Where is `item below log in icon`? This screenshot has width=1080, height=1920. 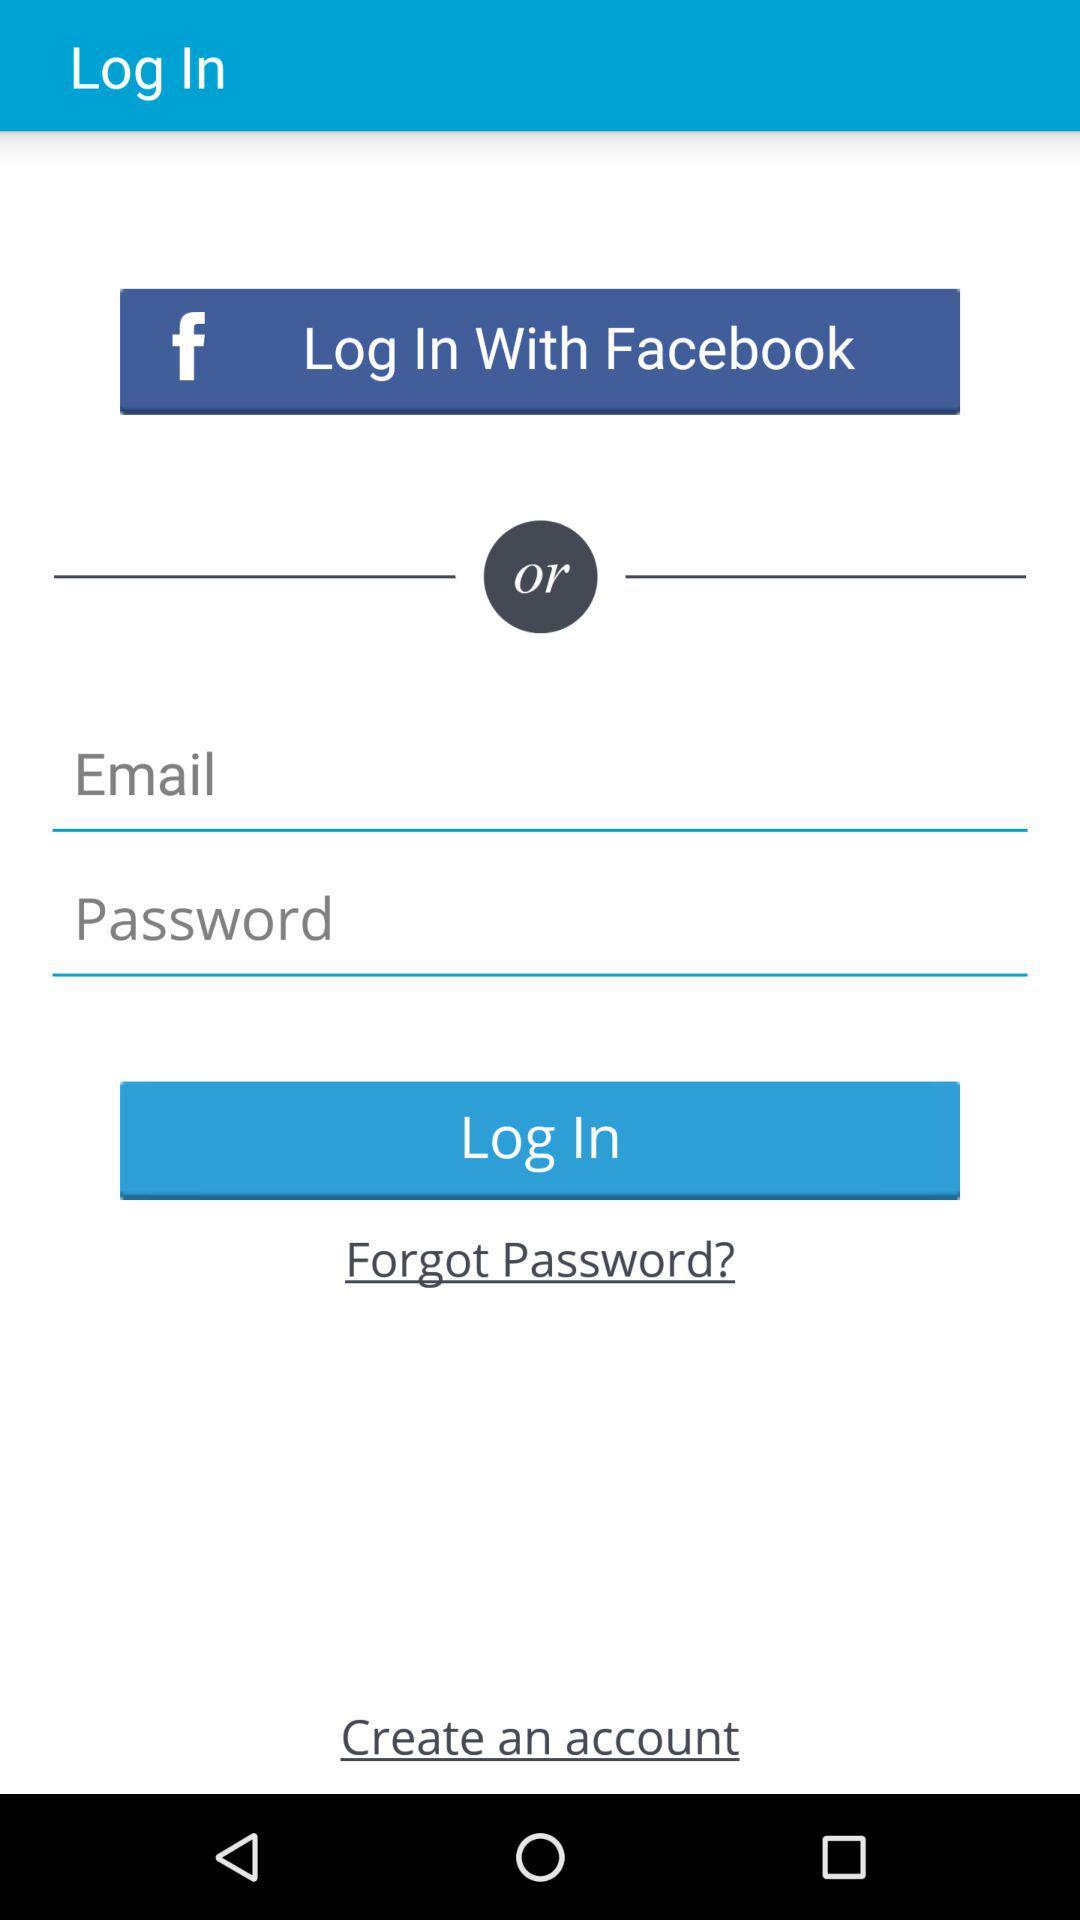 item below log in icon is located at coordinates (540, 1257).